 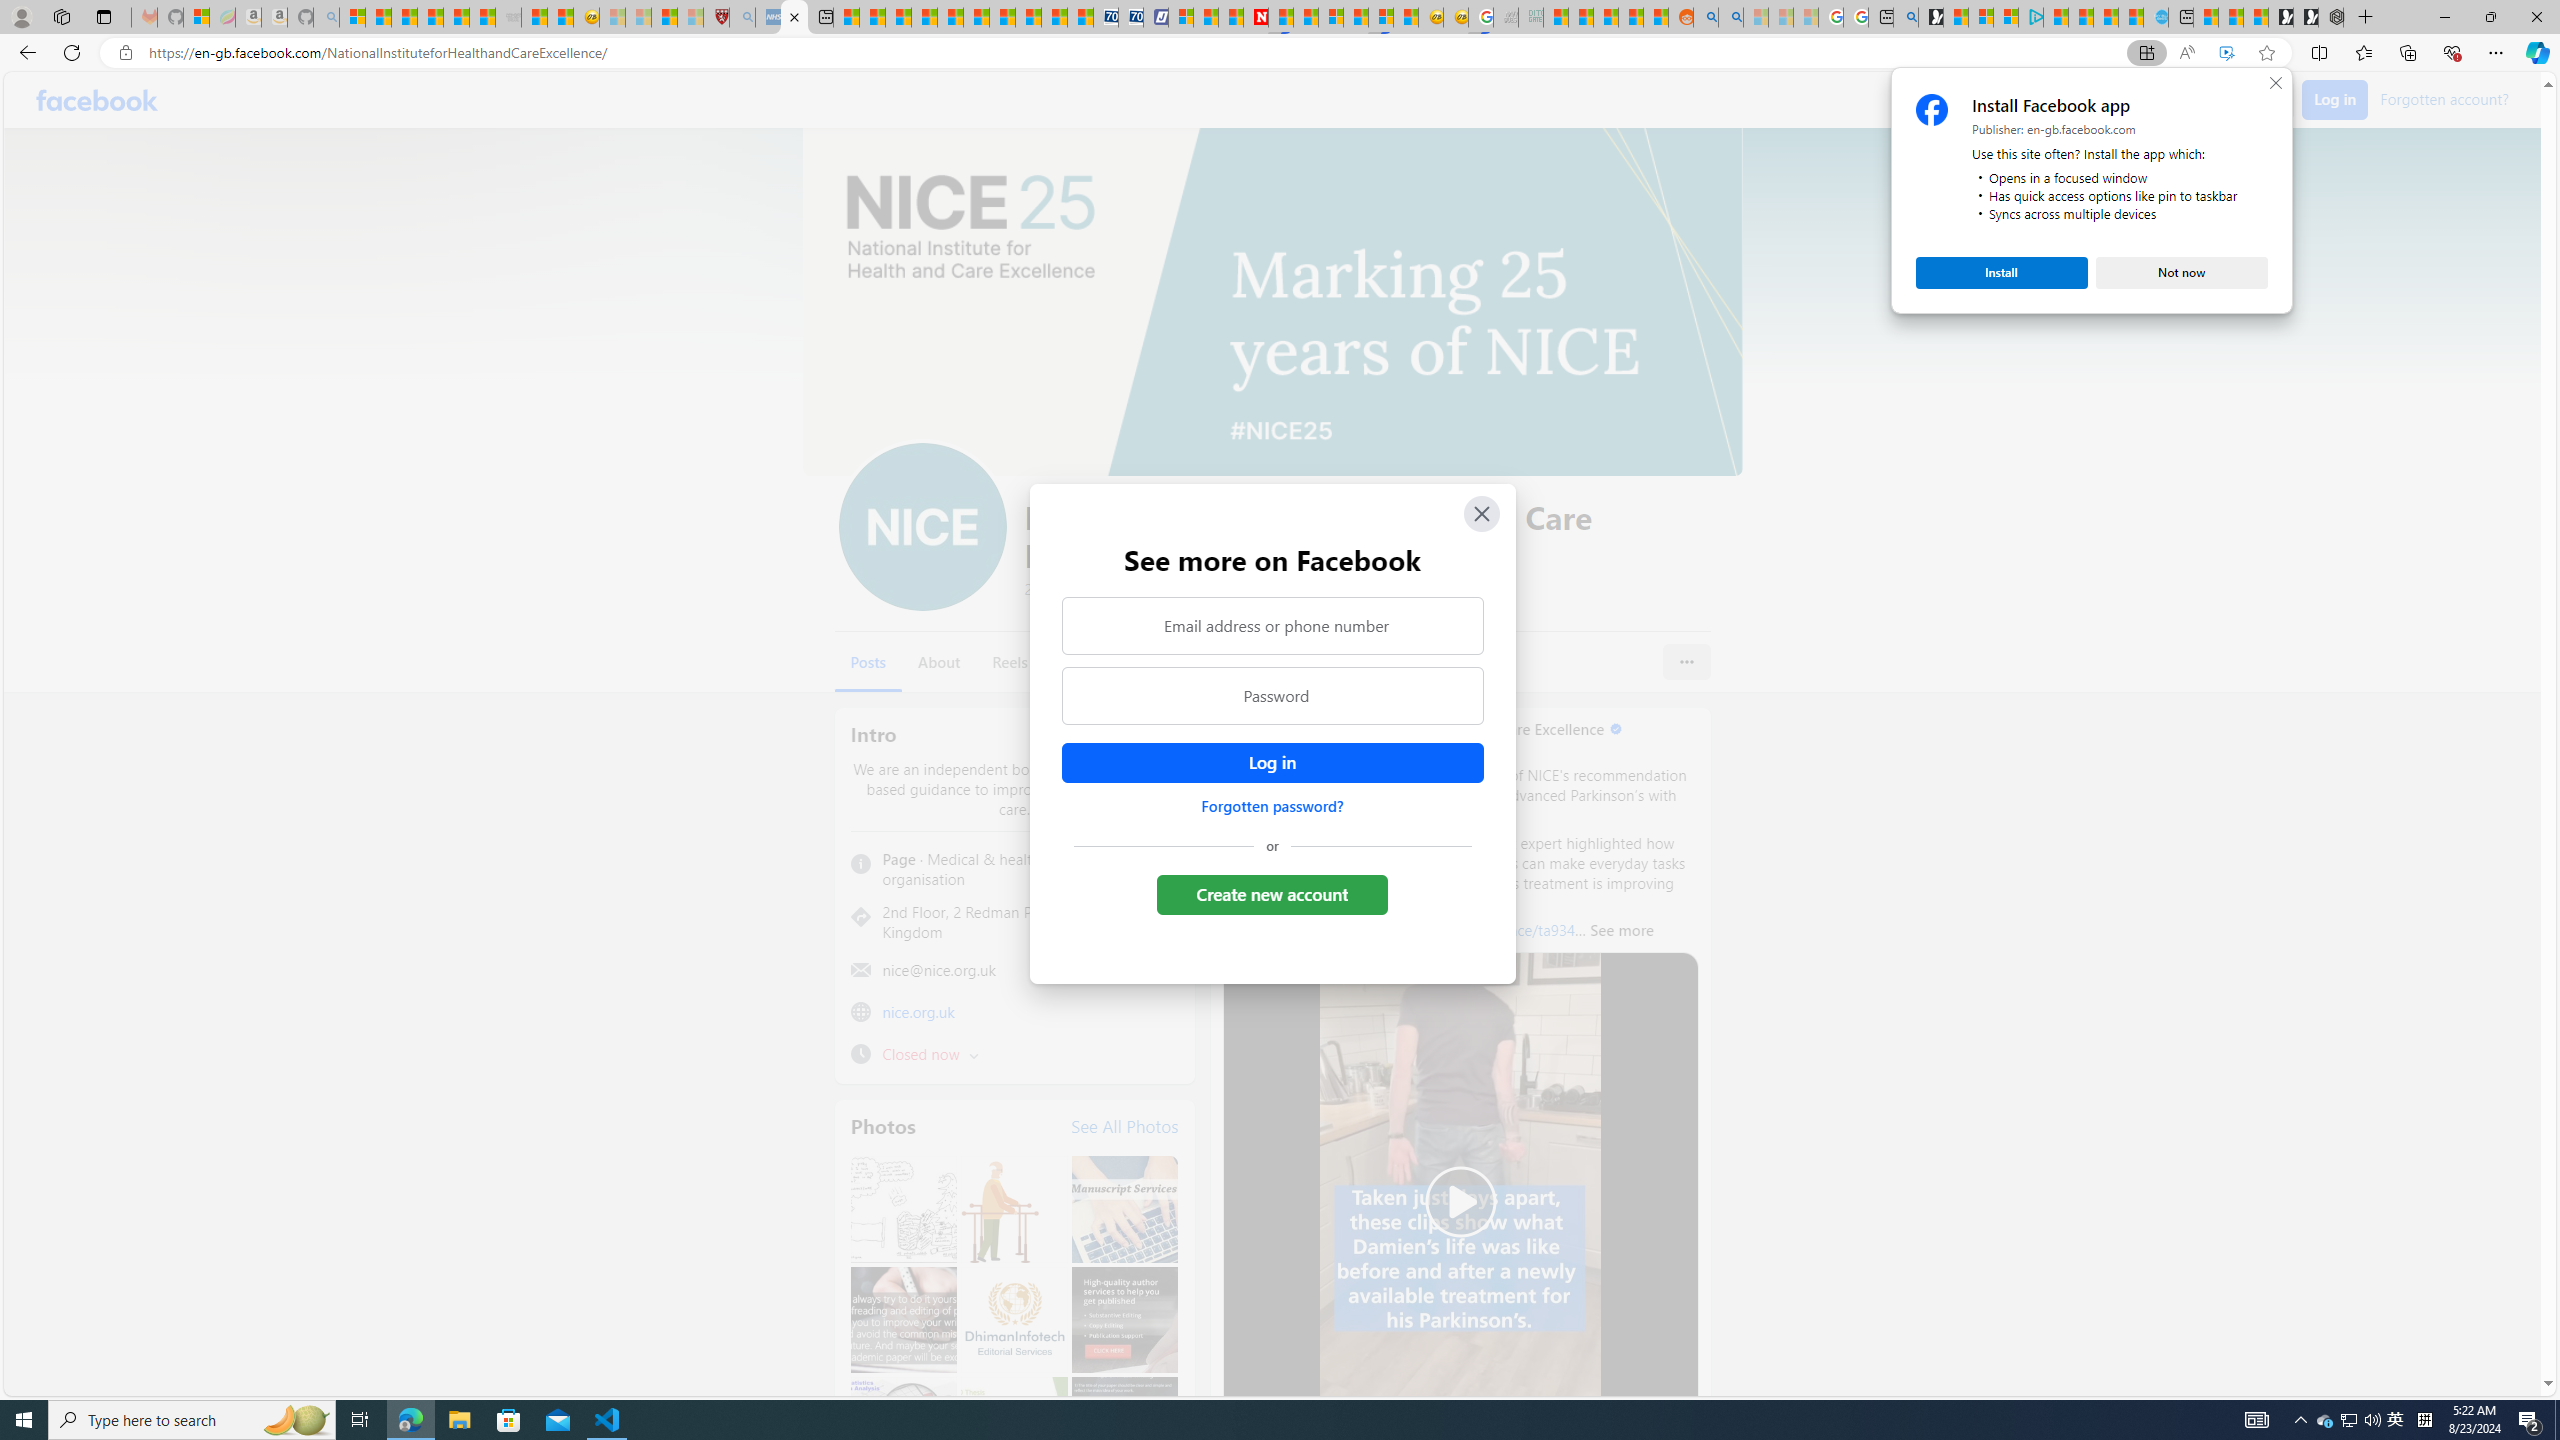 What do you see at coordinates (2556, 1418) in the screenshot?
I see `'Show desktop'` at bounding box center [2556, 1418].